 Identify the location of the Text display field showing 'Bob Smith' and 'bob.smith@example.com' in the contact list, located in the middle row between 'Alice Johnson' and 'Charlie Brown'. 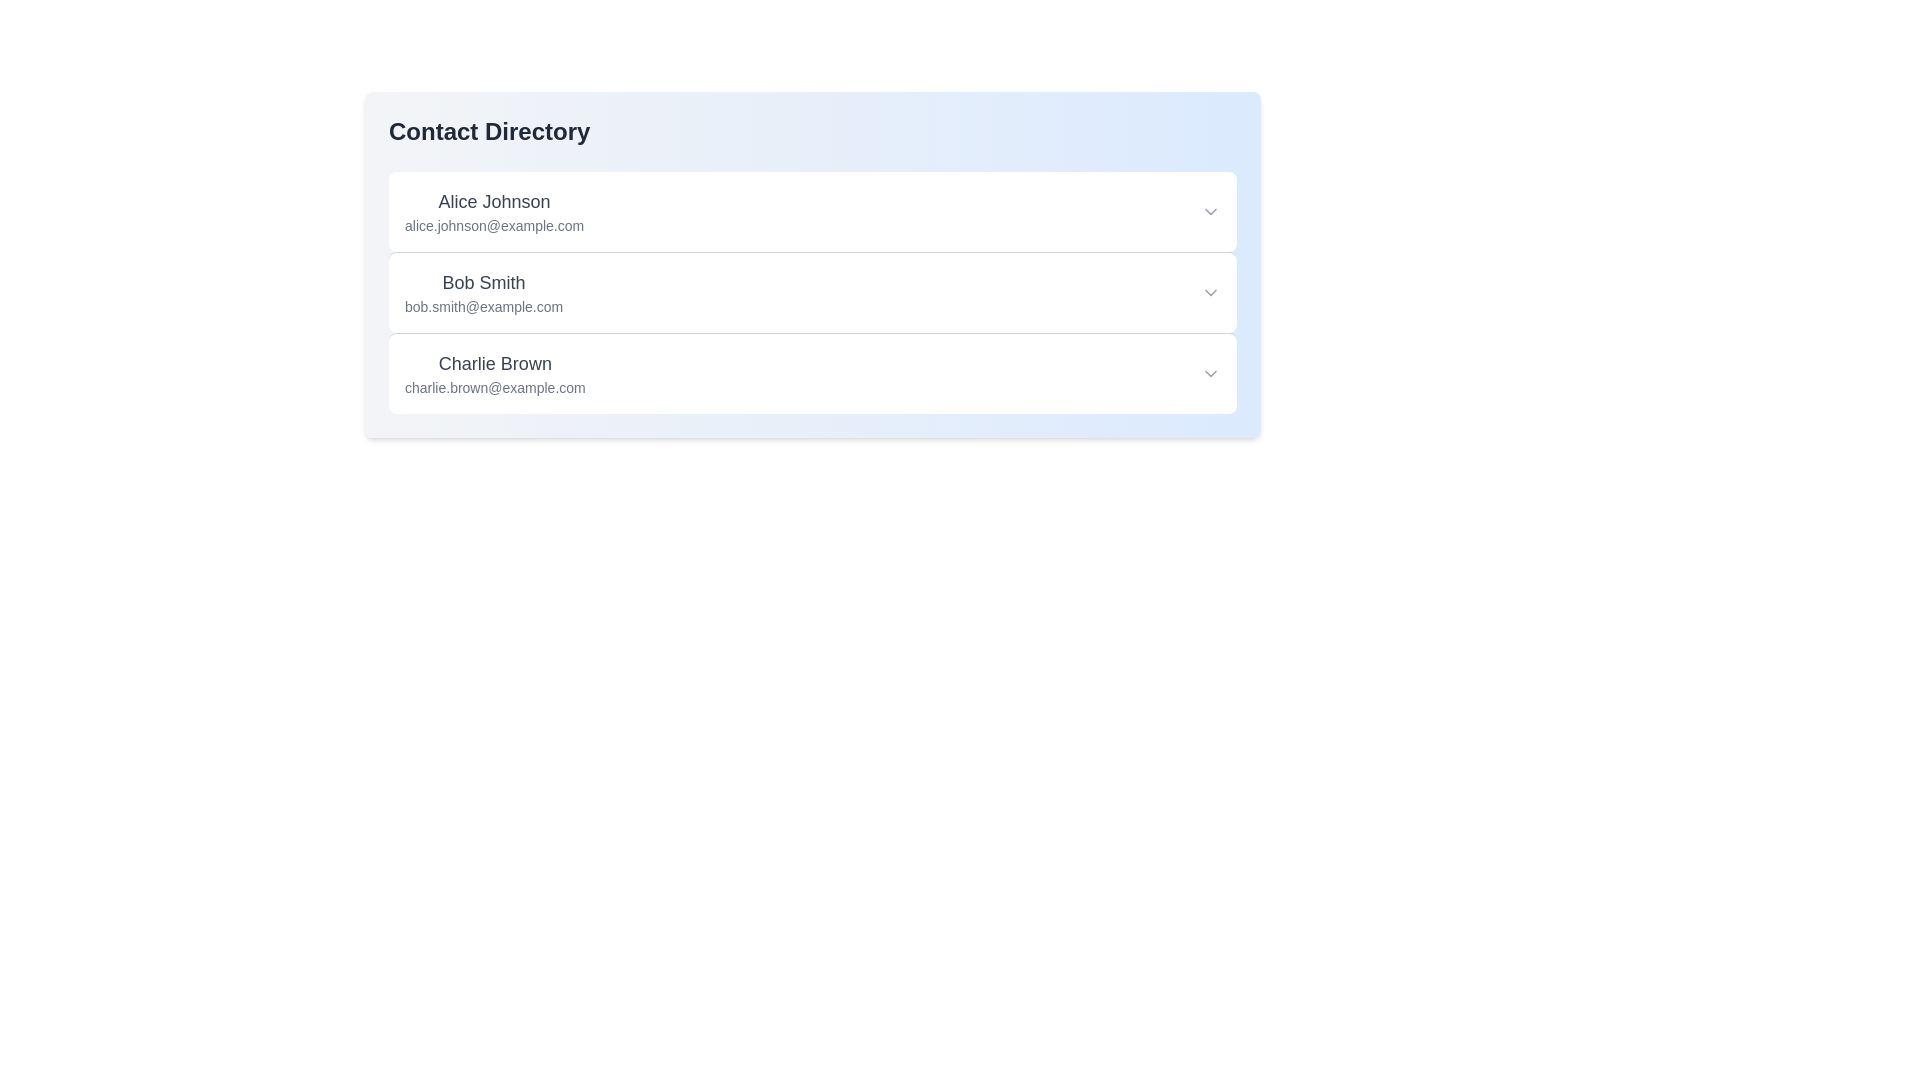
(484, 293).